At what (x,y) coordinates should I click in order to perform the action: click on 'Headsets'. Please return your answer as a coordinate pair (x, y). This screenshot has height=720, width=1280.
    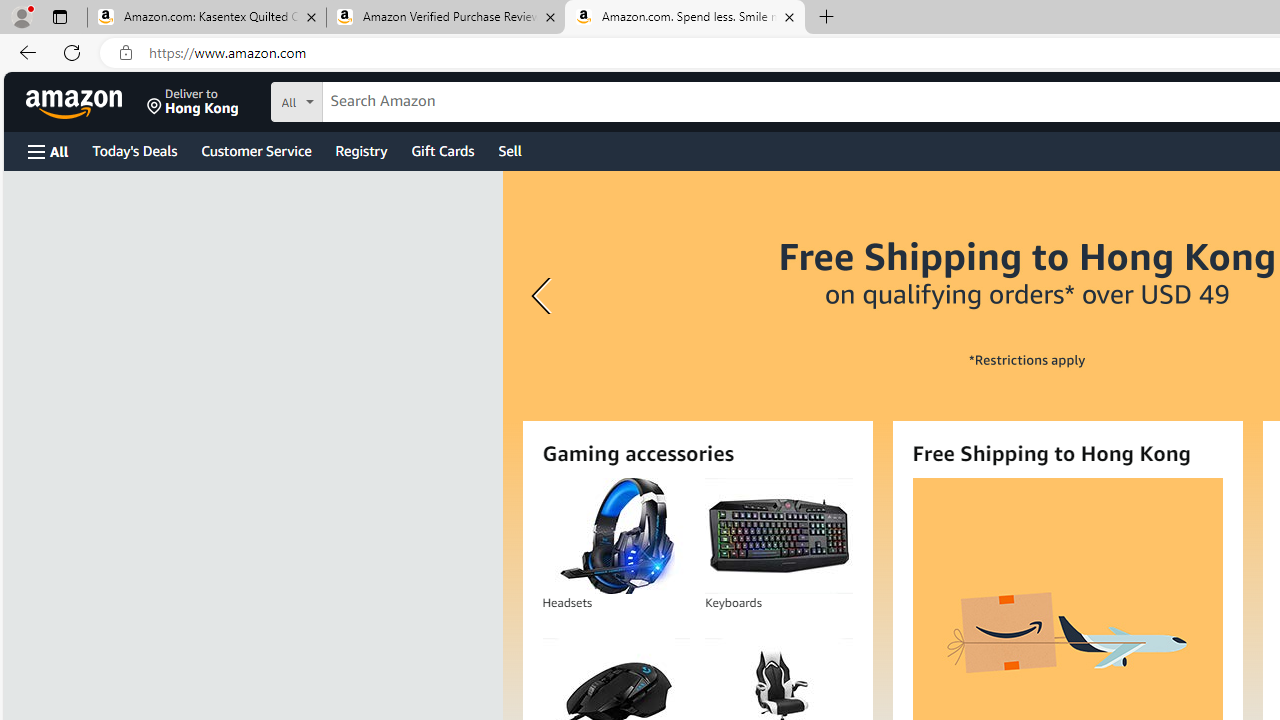
    Looking at the image, I should click on (614, 535).